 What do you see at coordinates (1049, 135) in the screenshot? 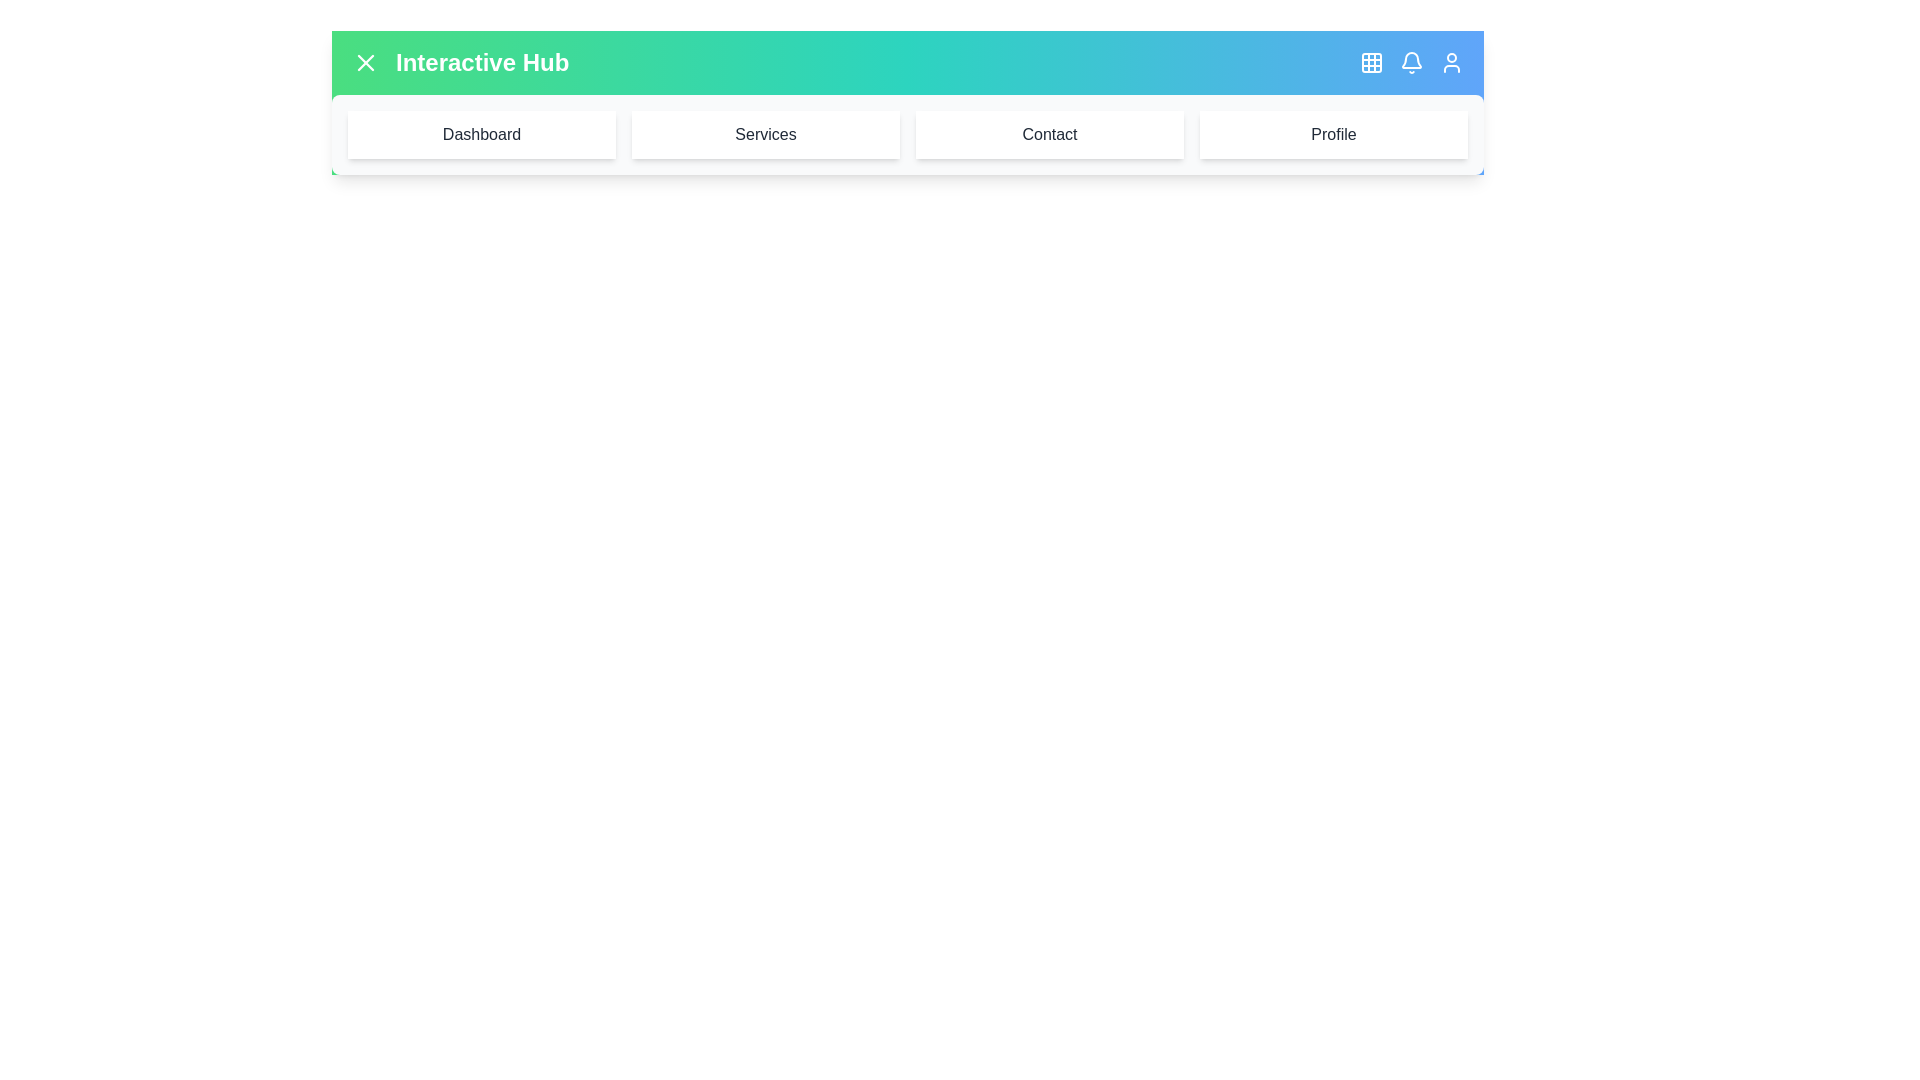
I see `the menu item Contact` at bounding box center [1049, 135].